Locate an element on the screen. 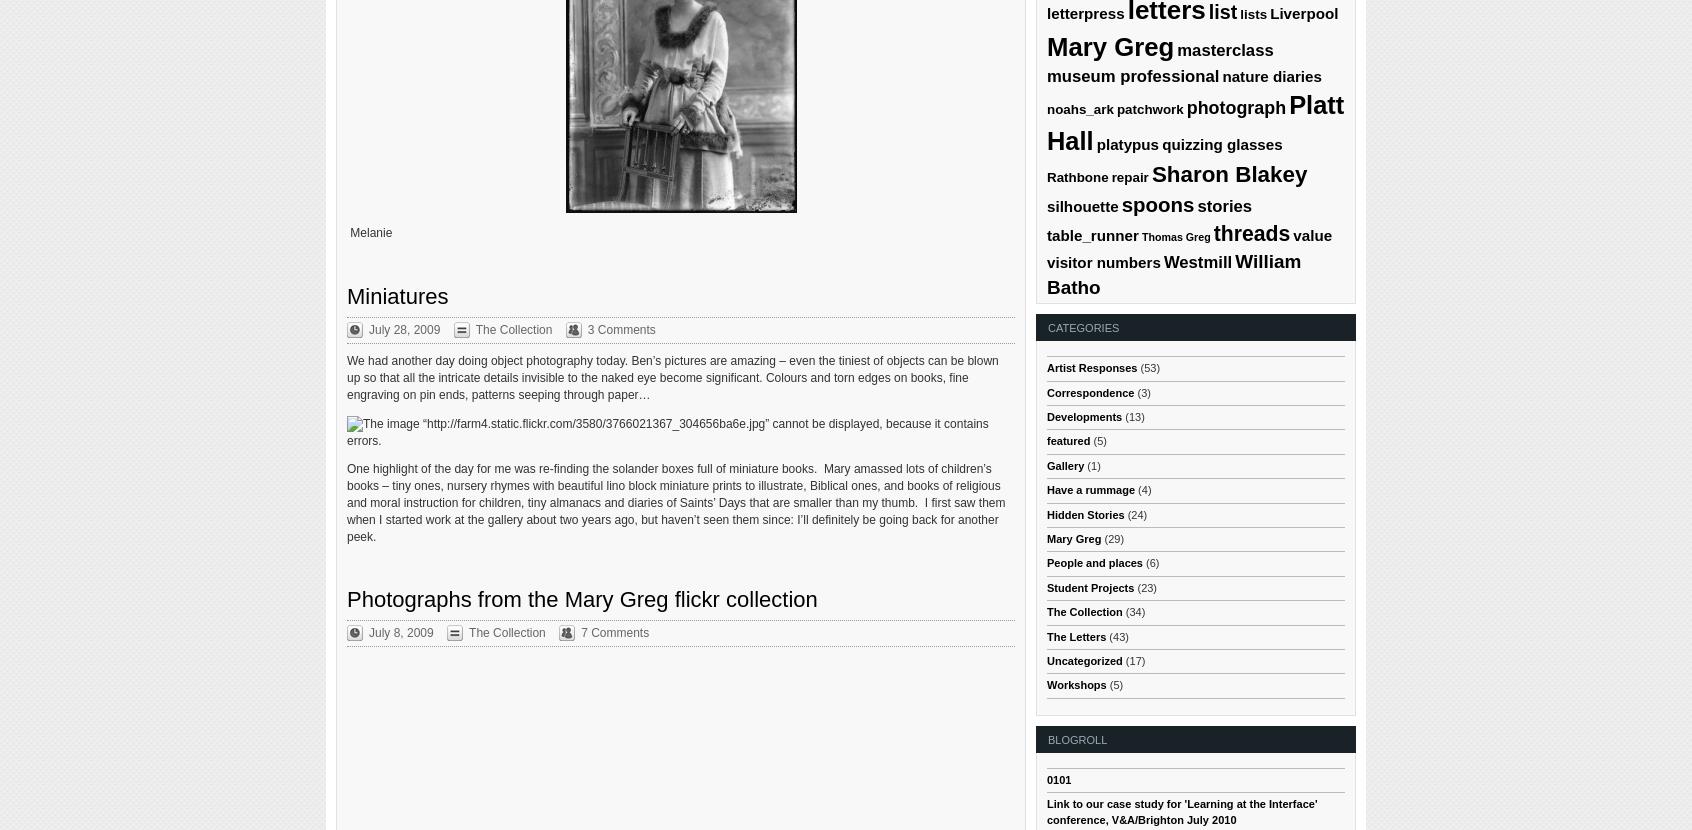 The height and width of the screenshot is (830, 1692). 'photograph' is located at coordinates (1236, 107).